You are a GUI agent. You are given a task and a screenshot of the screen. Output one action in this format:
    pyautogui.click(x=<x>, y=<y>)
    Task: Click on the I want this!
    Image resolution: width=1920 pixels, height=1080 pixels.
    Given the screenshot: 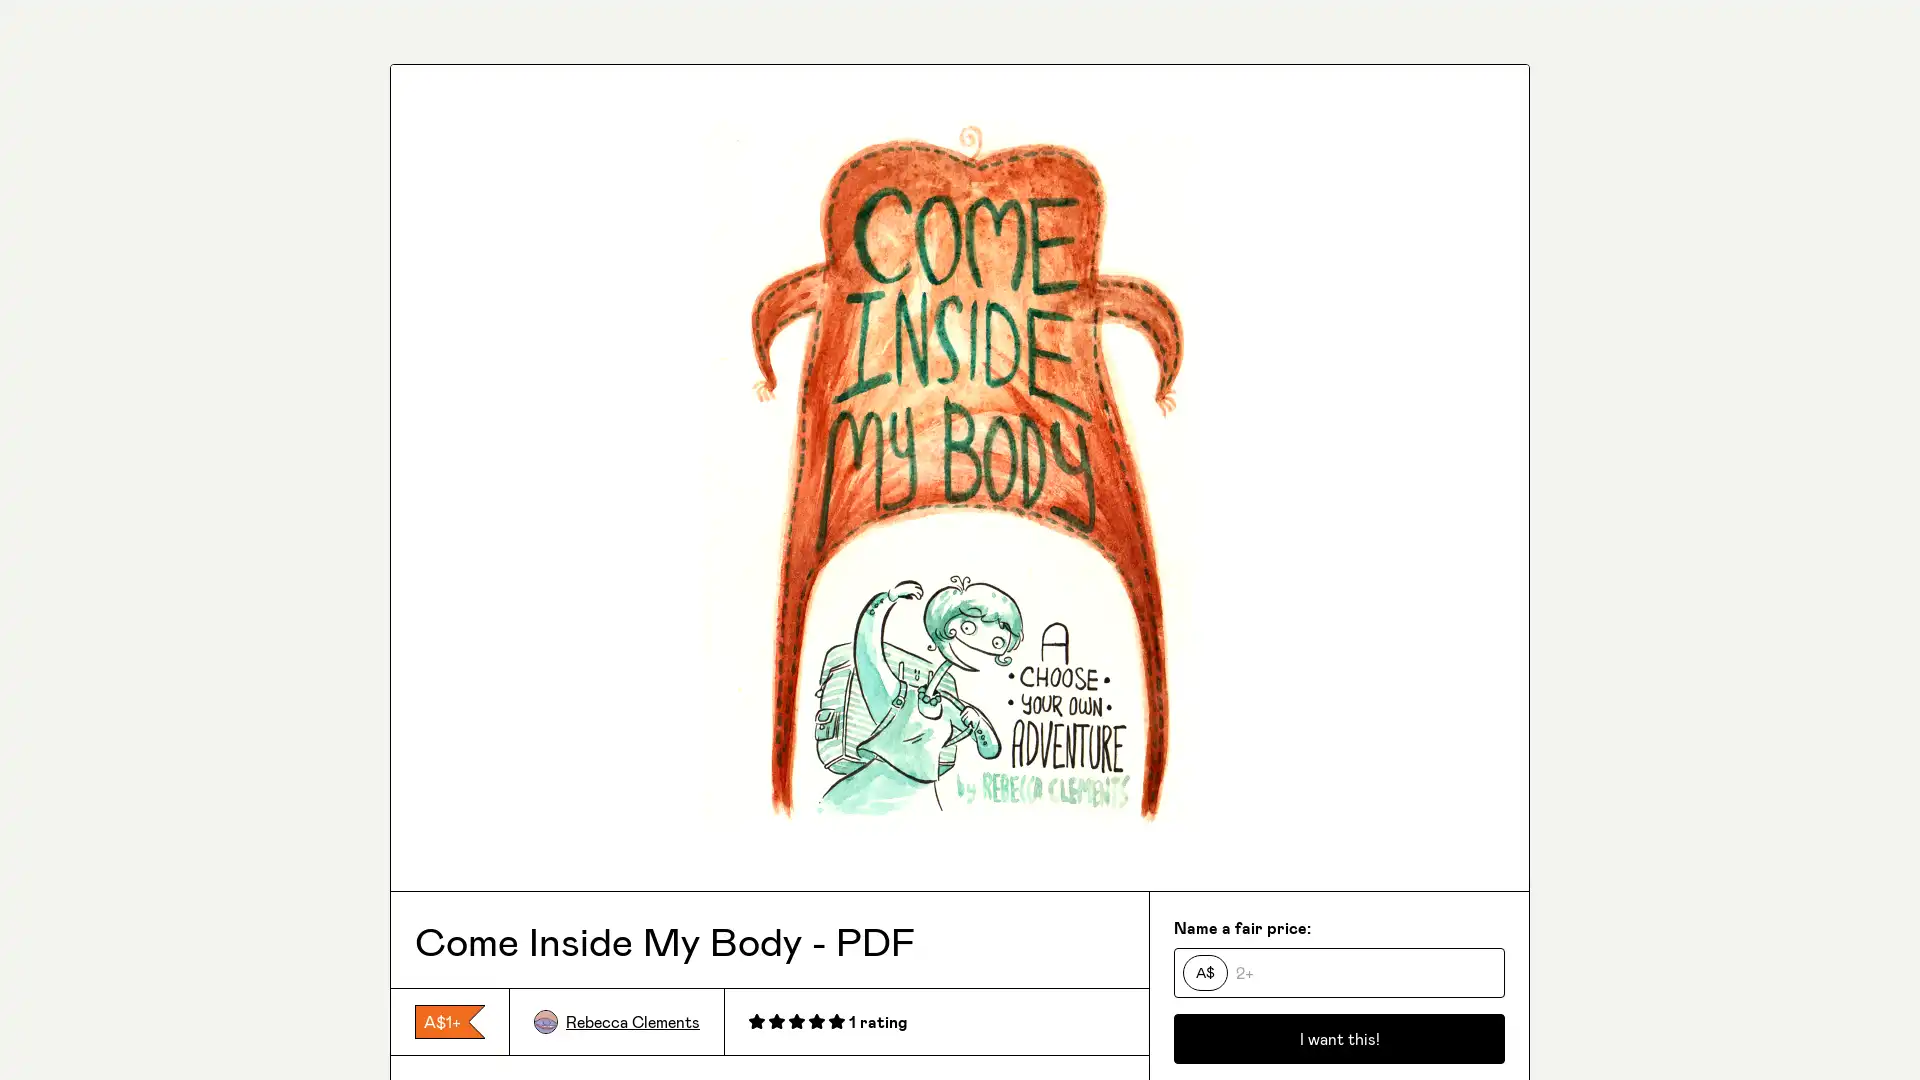 What is the action you would take?
    pyautogui.click(x=1339, y=1037)
    